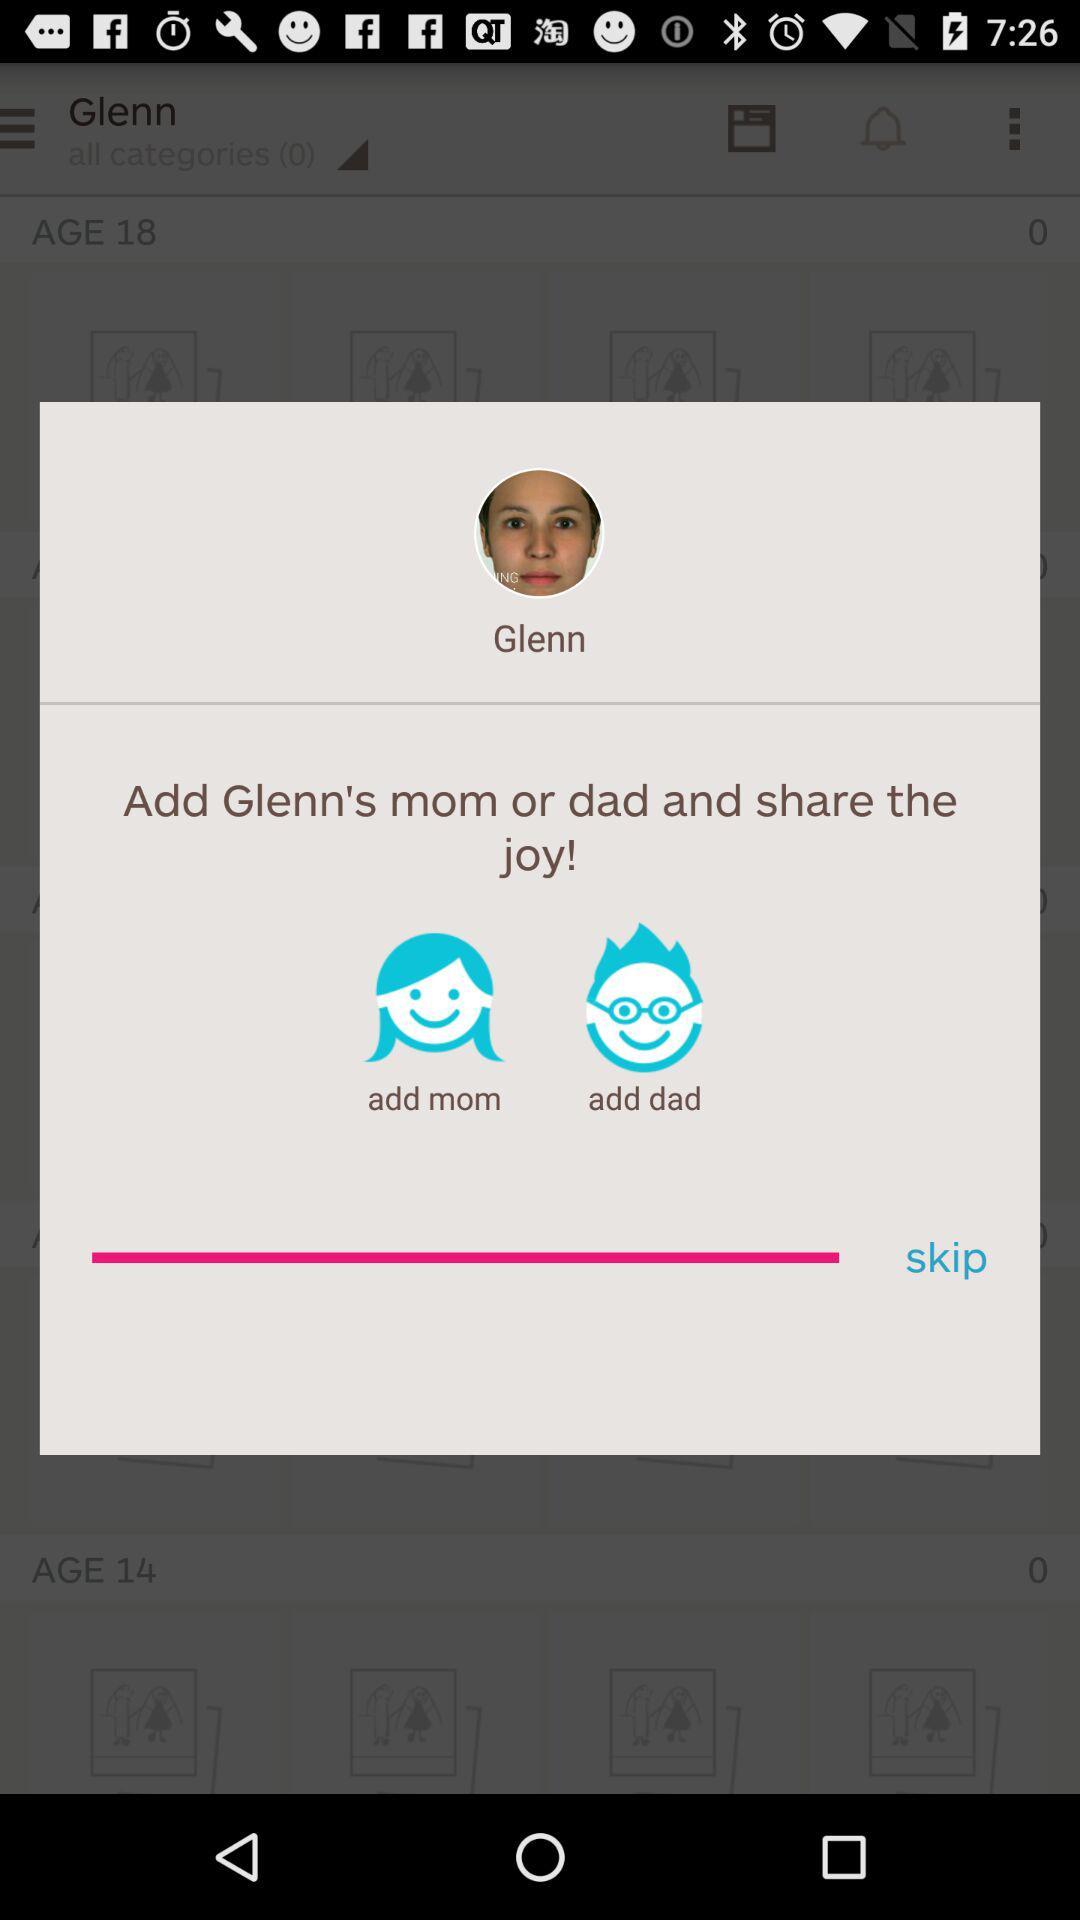 This screenshot has width=1080, height=1920. Describe the element at coordinates (939, 1257) in the screenshot. I see `skip app` at that location.